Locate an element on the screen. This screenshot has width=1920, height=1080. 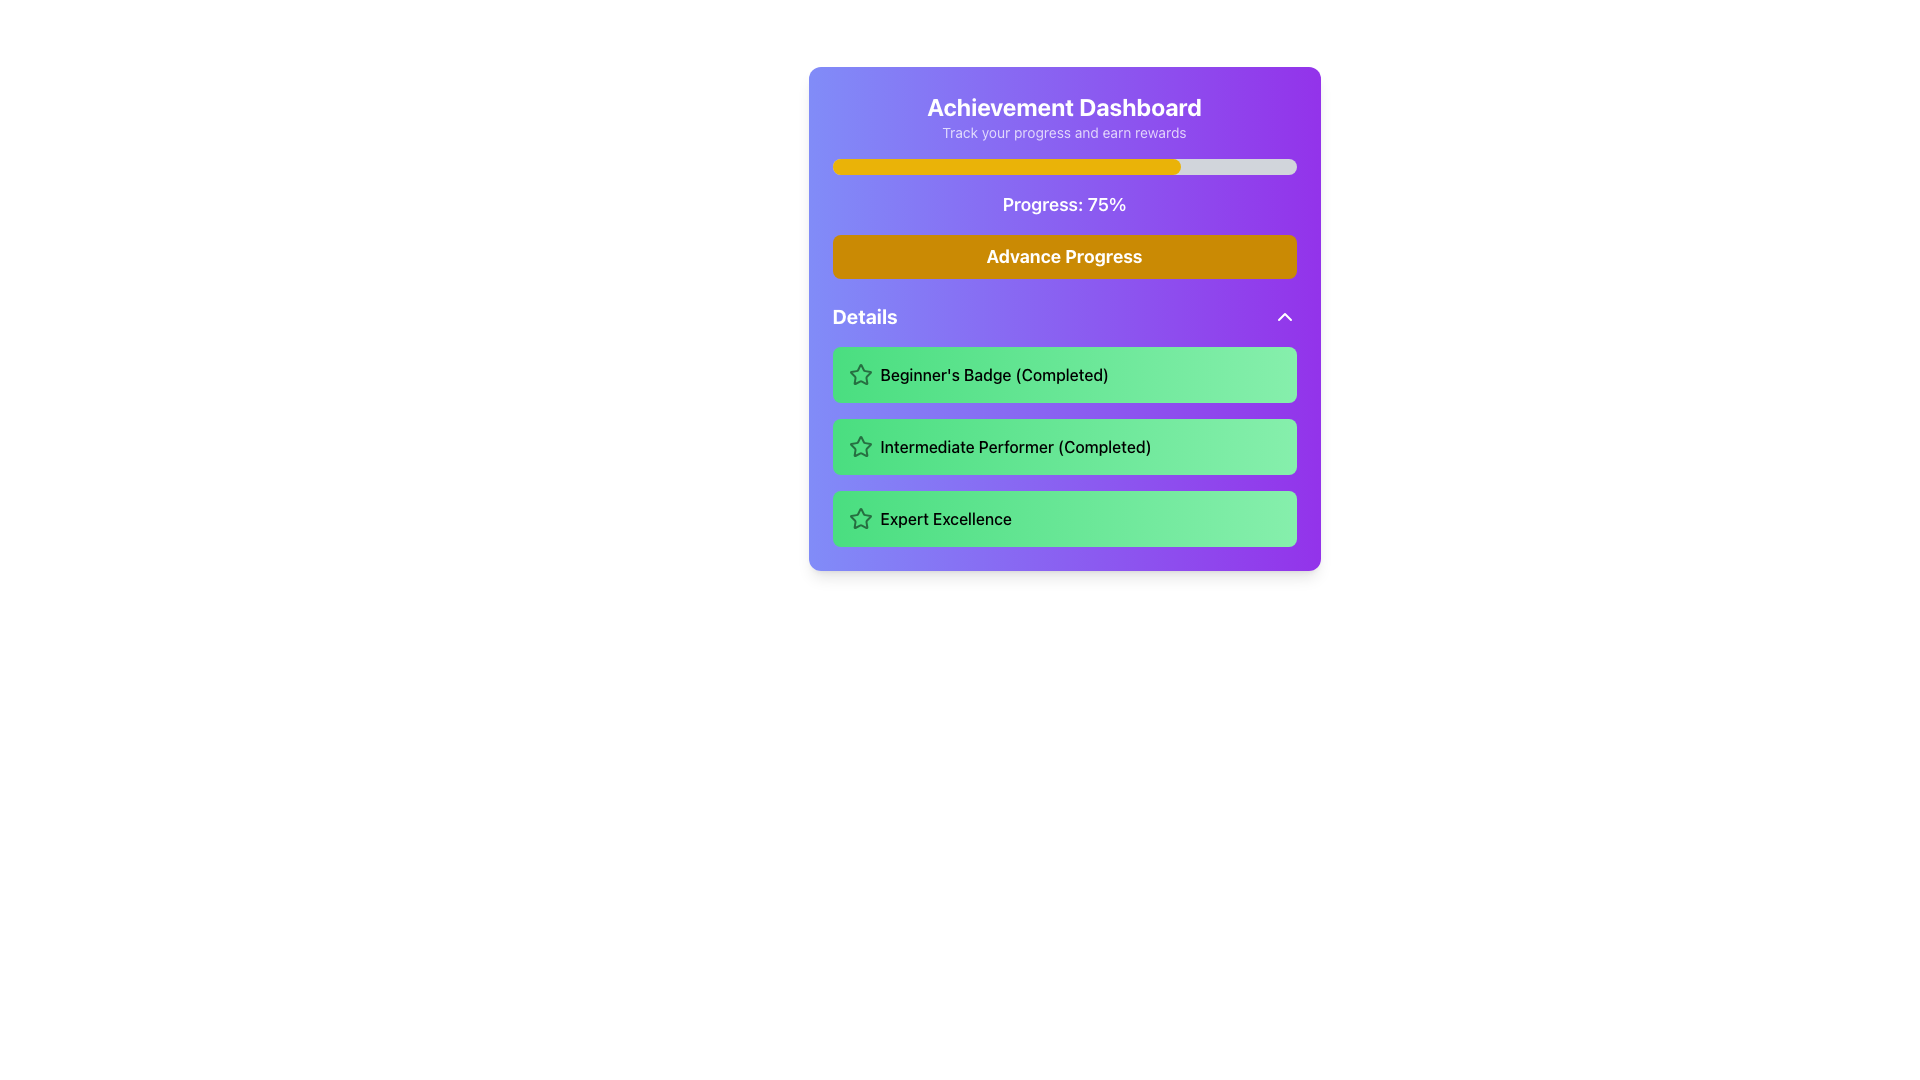
the List of labeled content blocks displaying the user's achievements is located at coordinates (1063, 446).